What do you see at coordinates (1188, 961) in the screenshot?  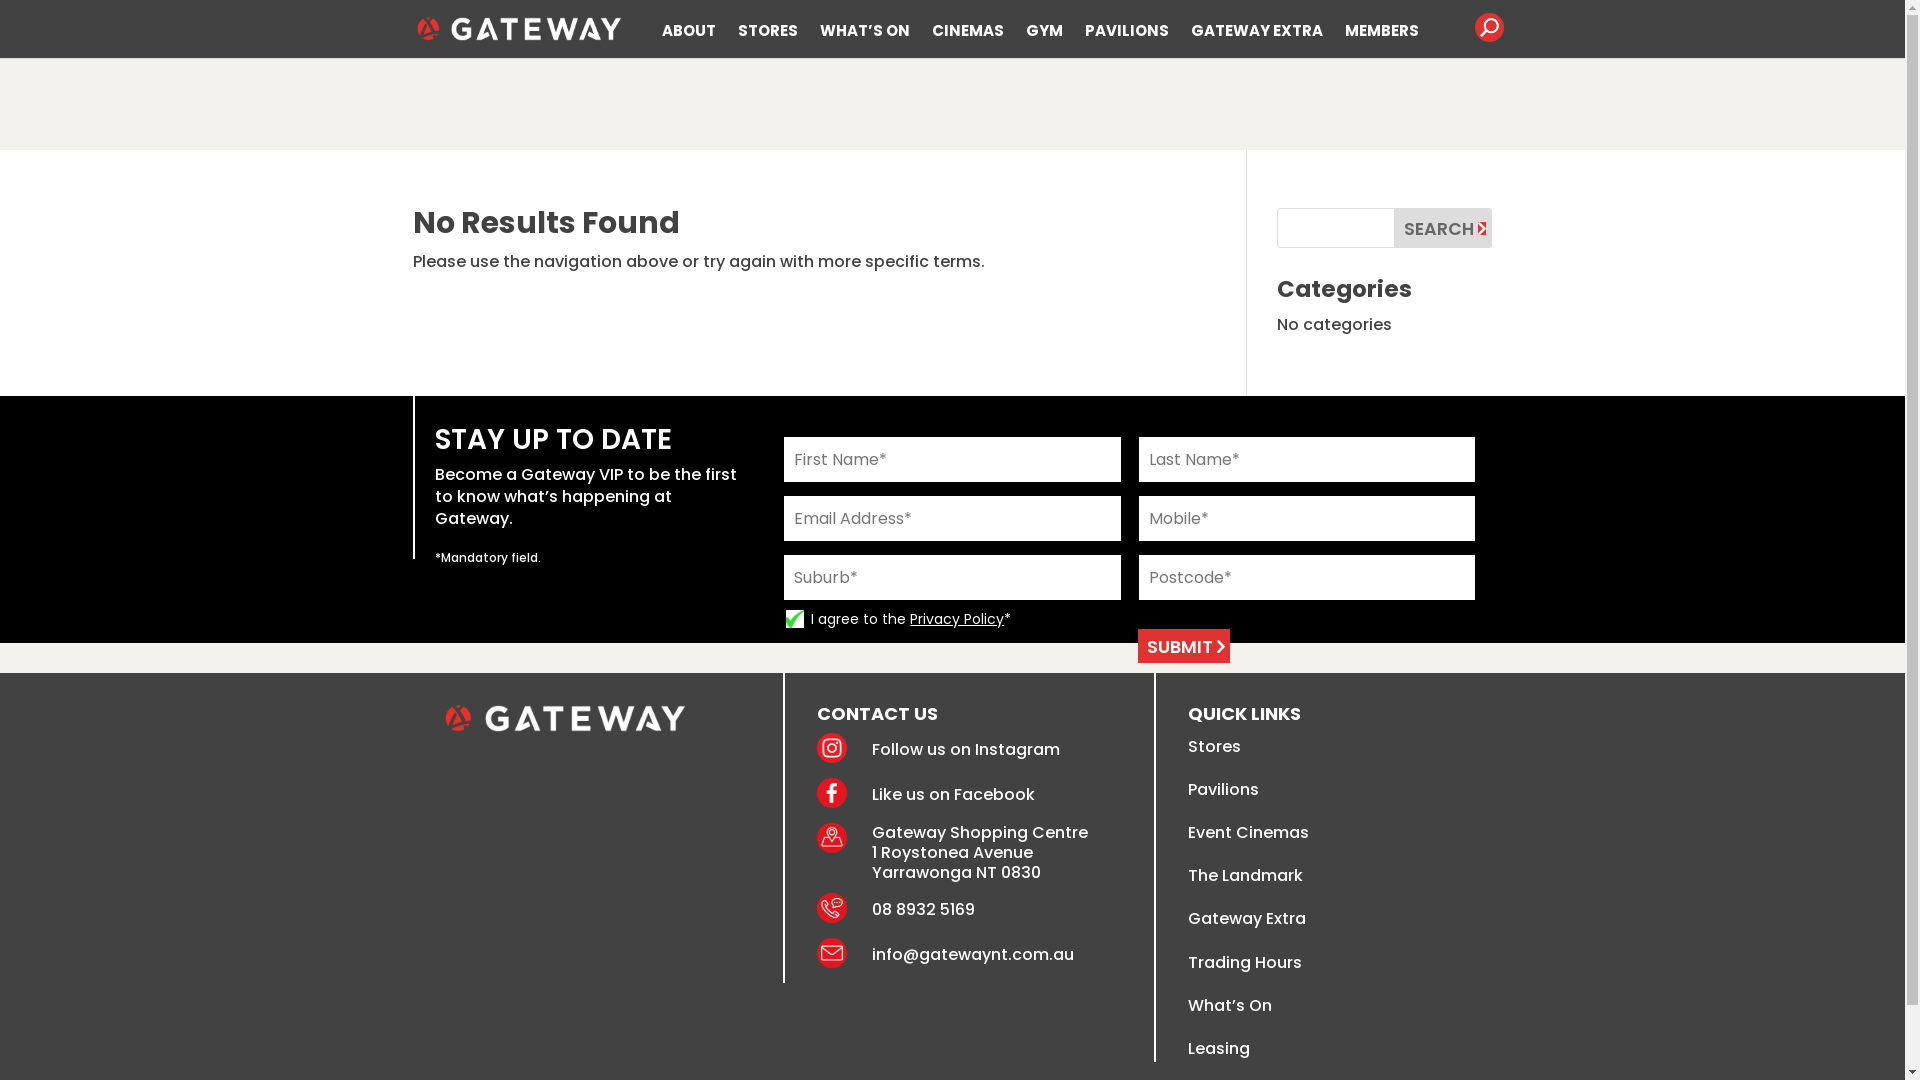 I see `'Trading Hours'` at bounding box center [1188, 961].